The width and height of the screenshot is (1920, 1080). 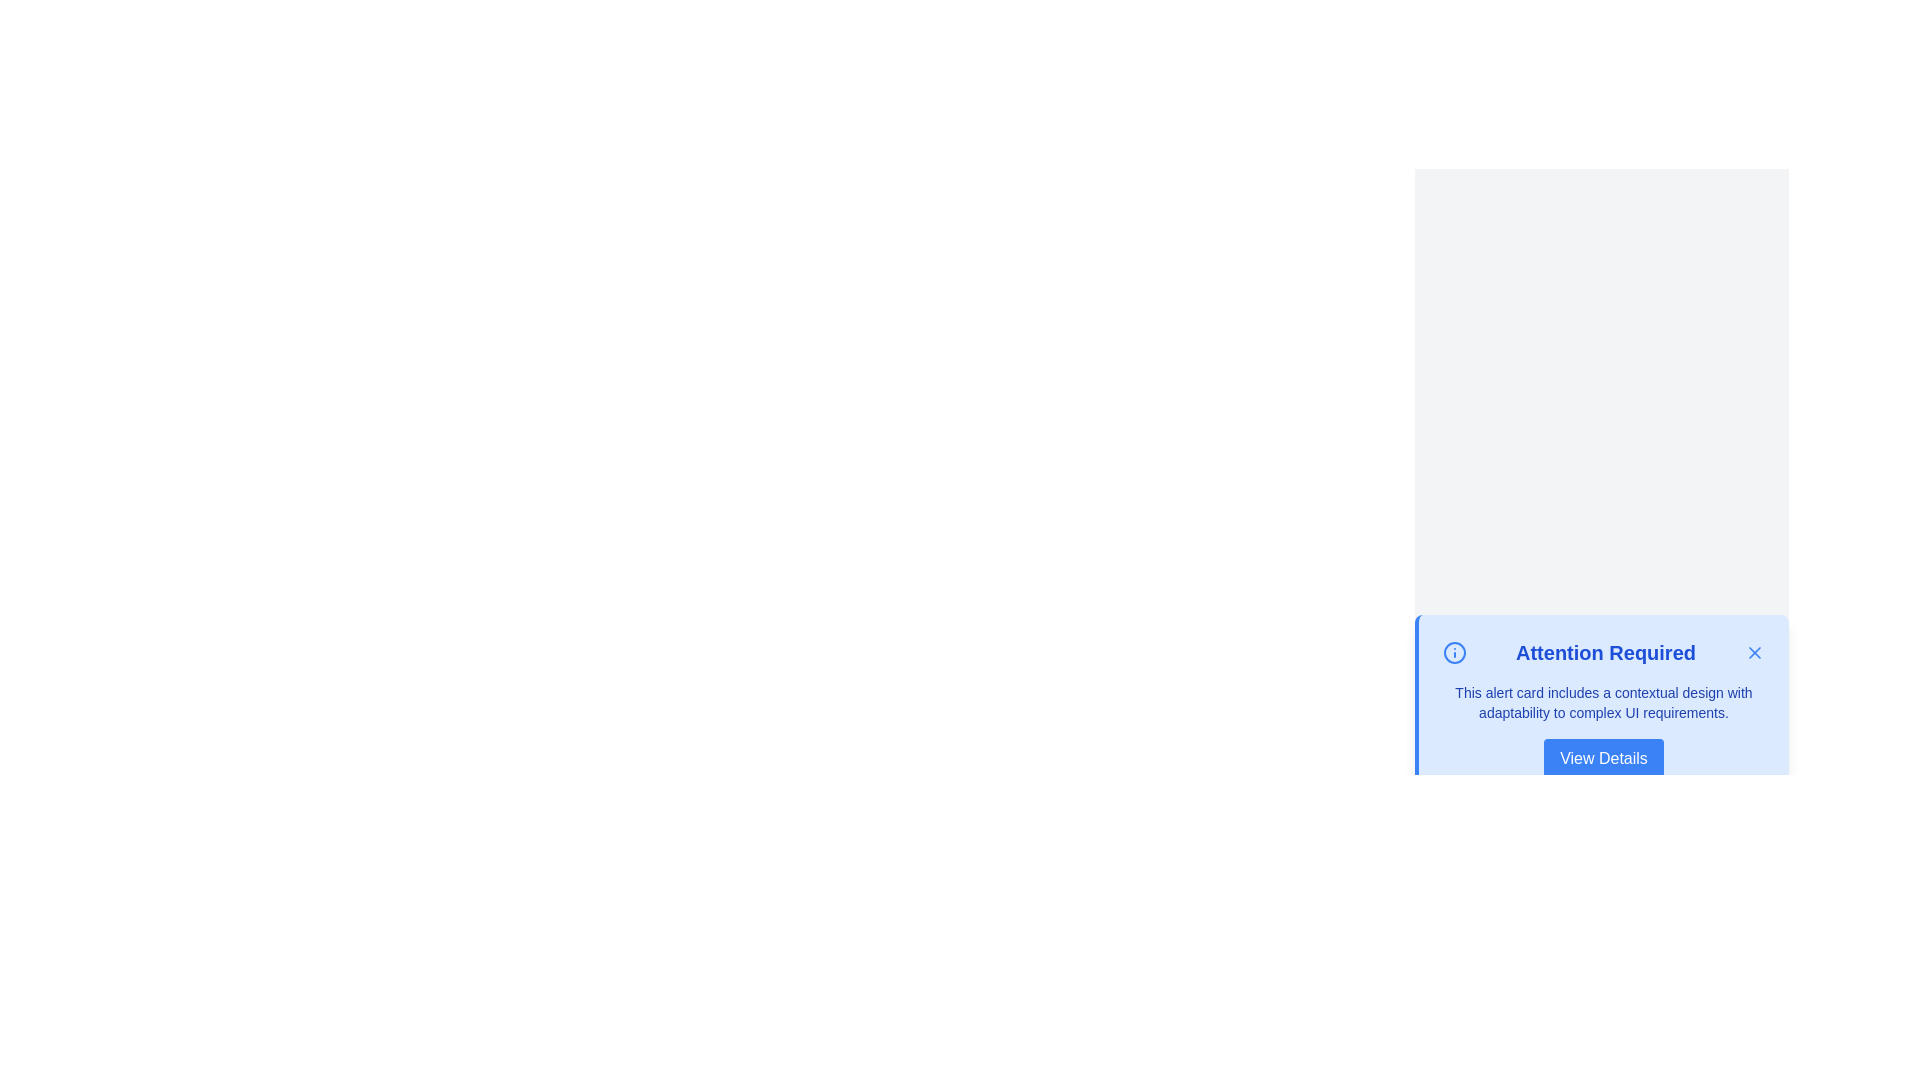 What do you see at coordinates (1454, 652) in the screenshot?
I see `the circular informational icon with a blue outline, located next to the 'Attention Required' title` at bounding box center [1454, 652].